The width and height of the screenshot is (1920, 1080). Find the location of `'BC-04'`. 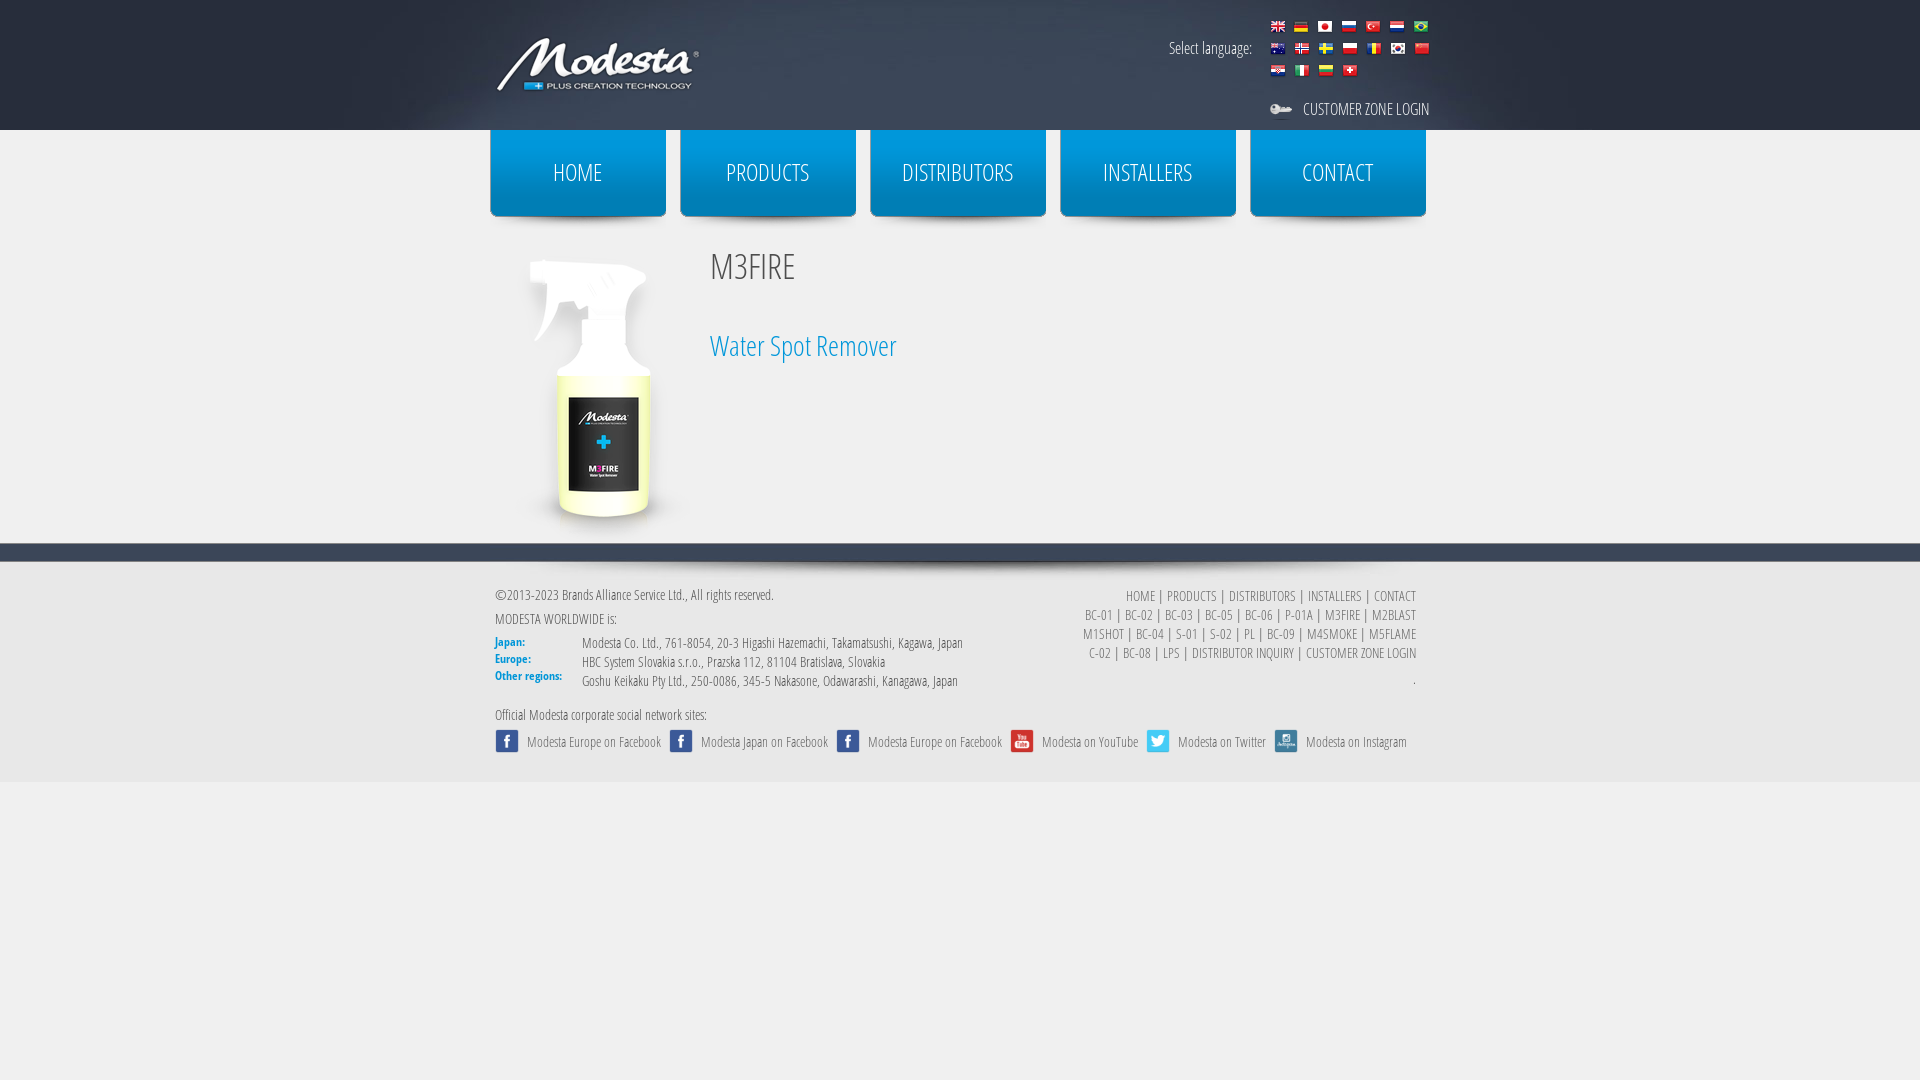

'BC-04' is located at coordinates (1150, 633).